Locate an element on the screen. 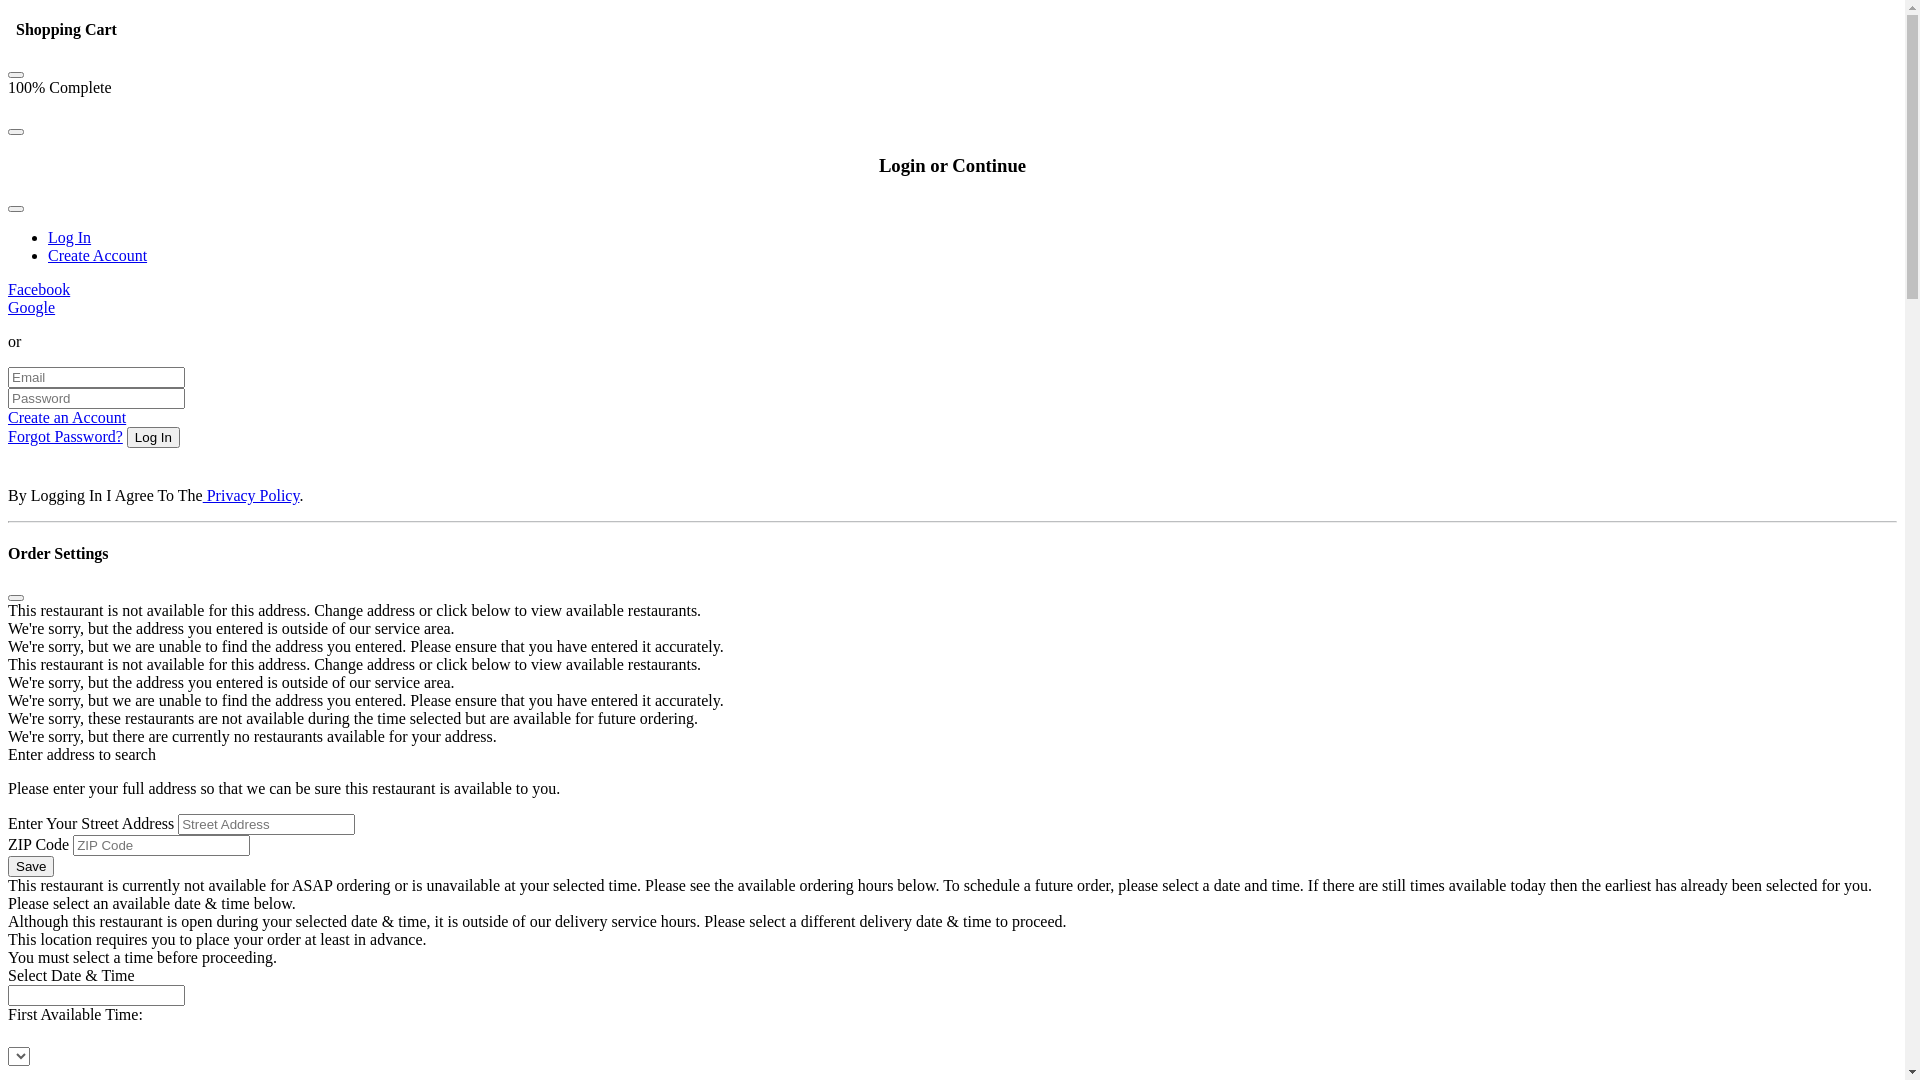  'Privacy Policy' is located at coordinates (250, 495).